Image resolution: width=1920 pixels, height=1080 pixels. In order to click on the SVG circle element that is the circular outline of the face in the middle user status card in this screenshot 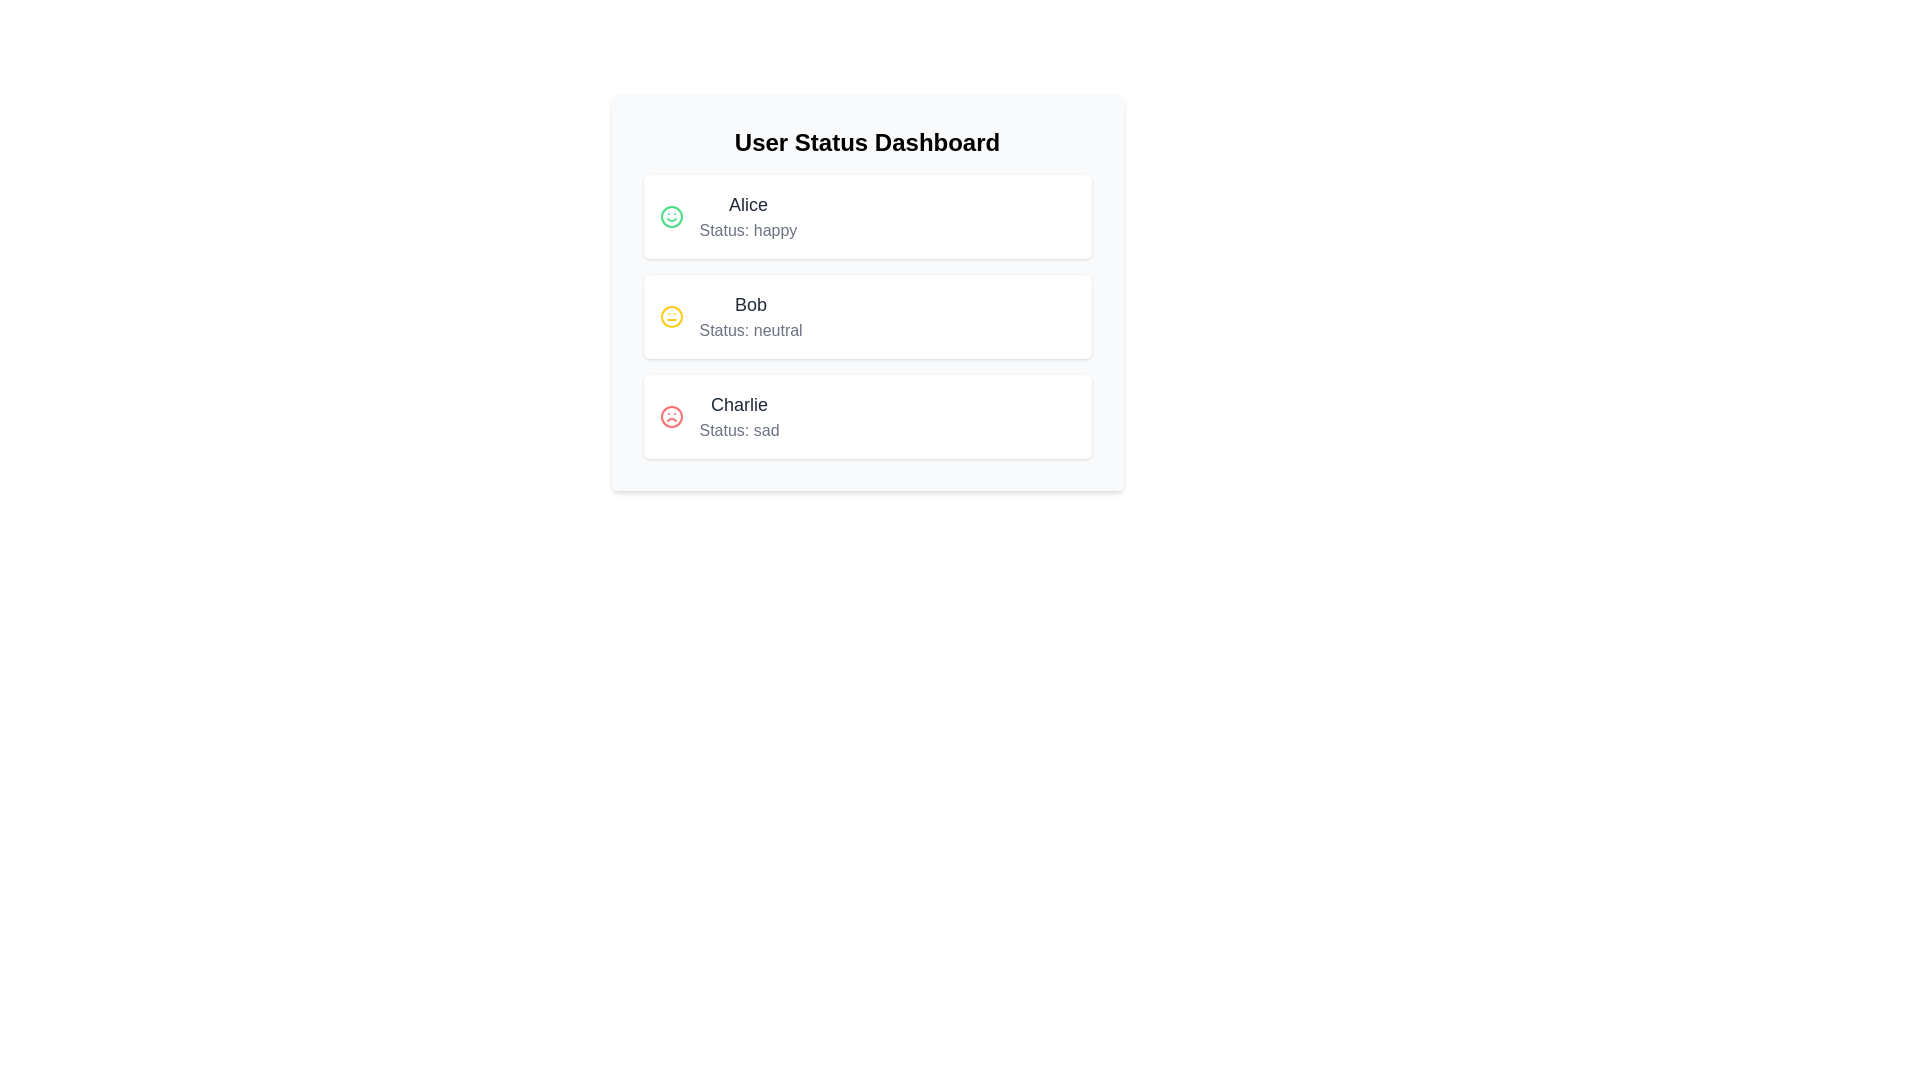, I will do `click(671, 315)`.